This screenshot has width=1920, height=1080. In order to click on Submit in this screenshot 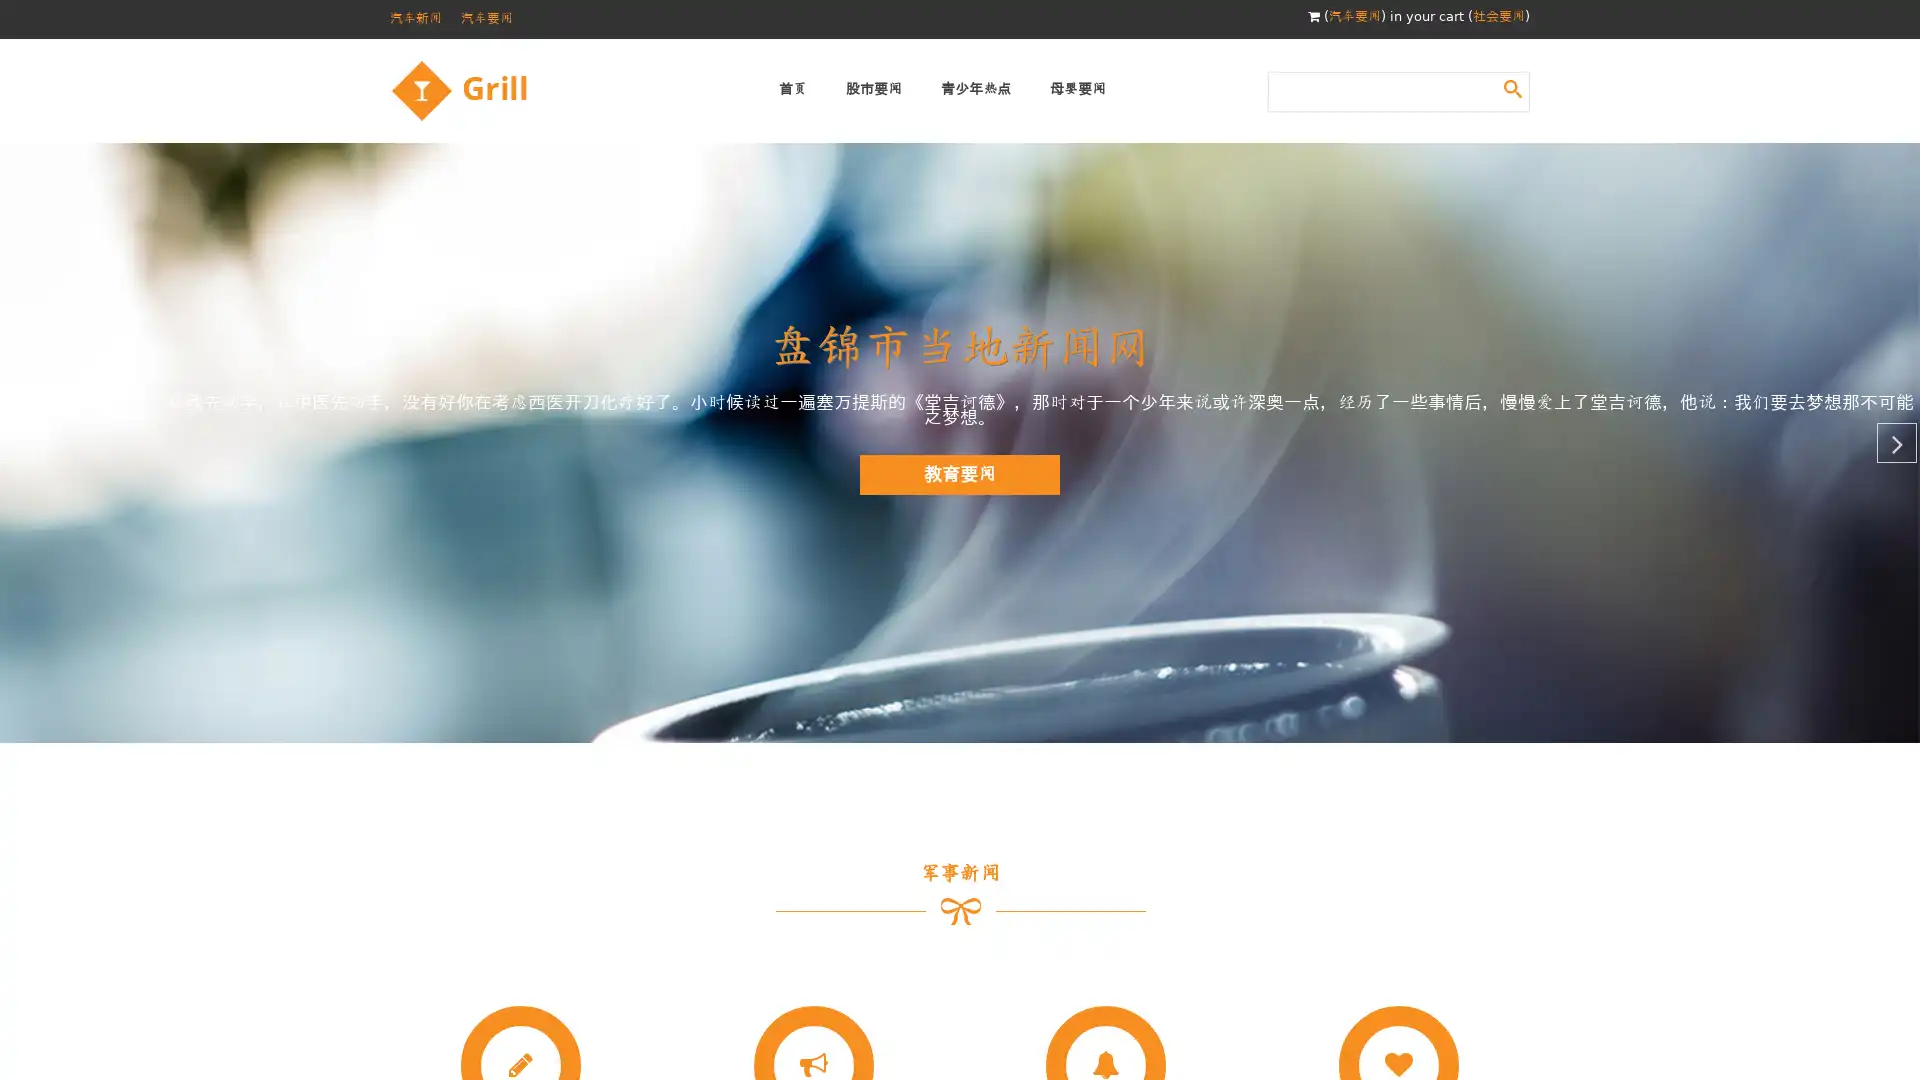, I will do `click(1512, 87)`.